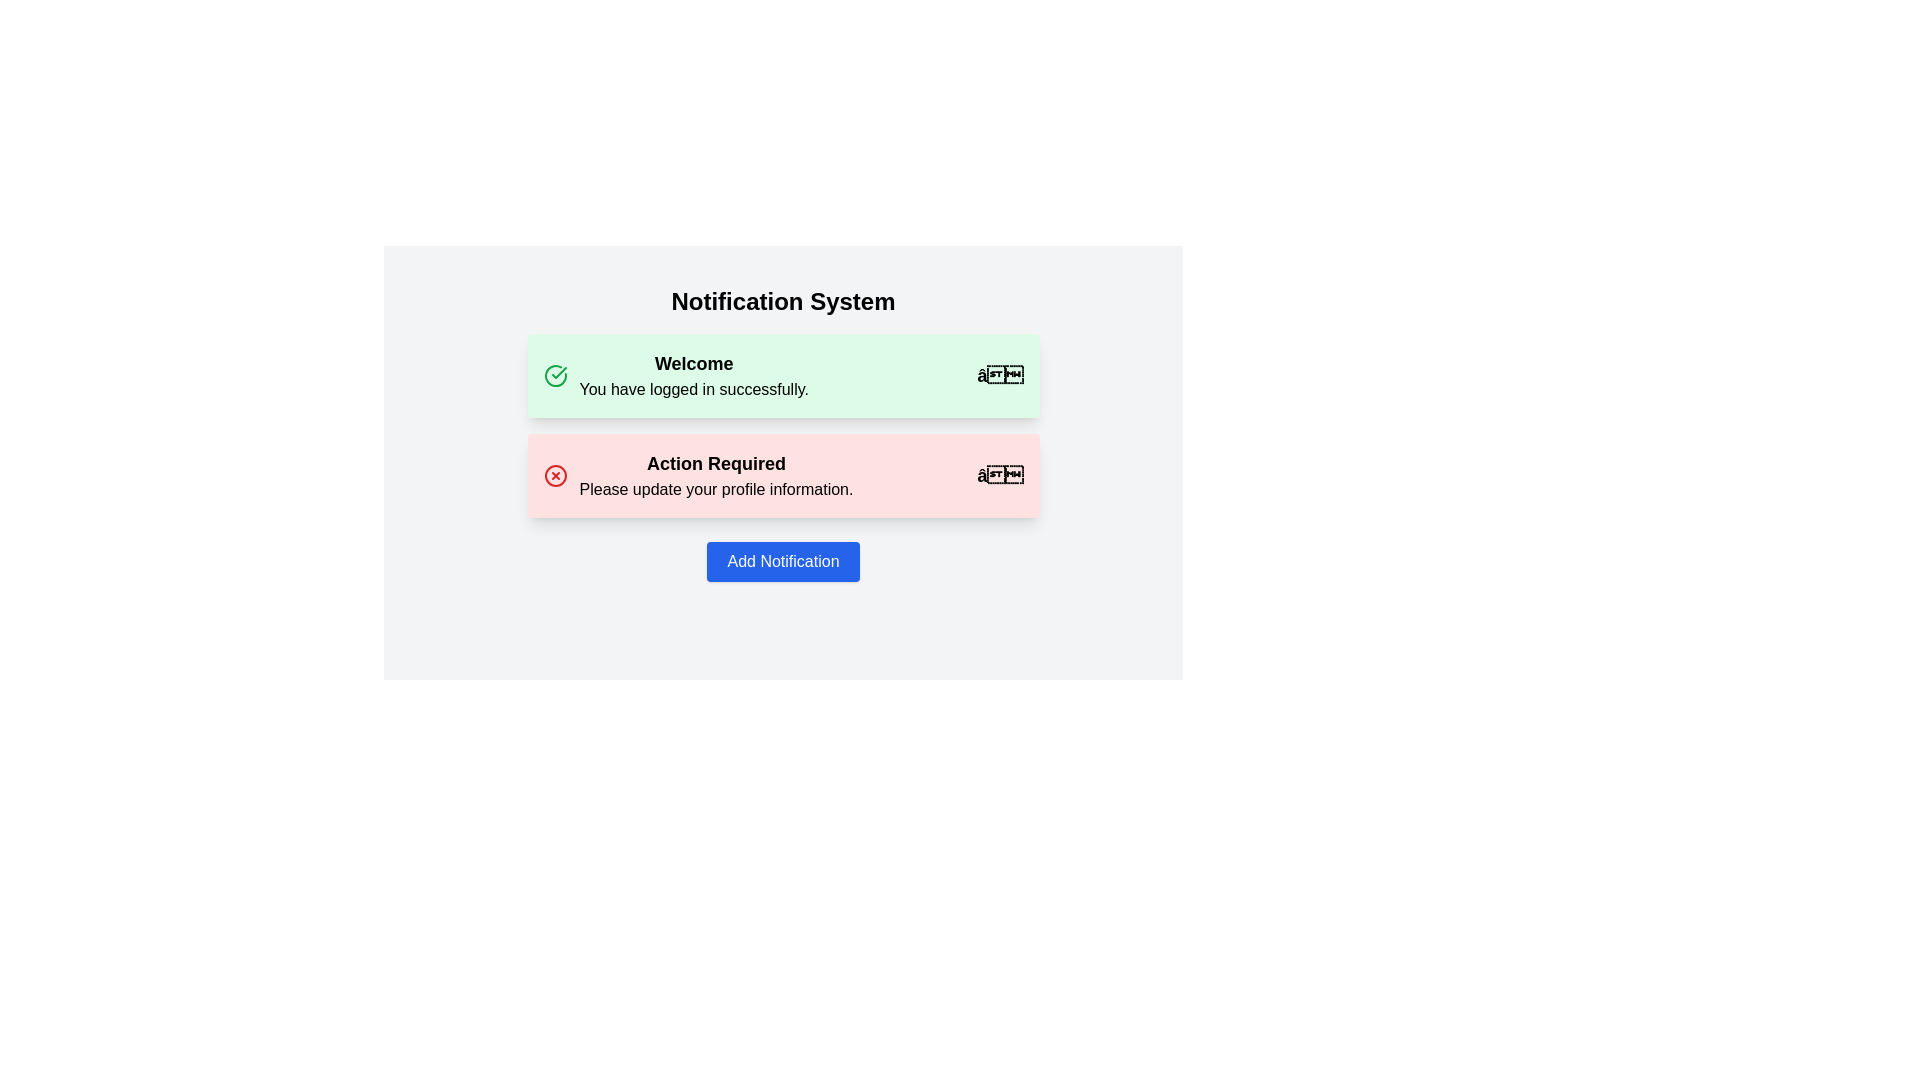 This screenshot has height=1080, width=1920. Describe the element at coordinates (999, 475) in the screenshot. I see `the close button (×)` at that location.